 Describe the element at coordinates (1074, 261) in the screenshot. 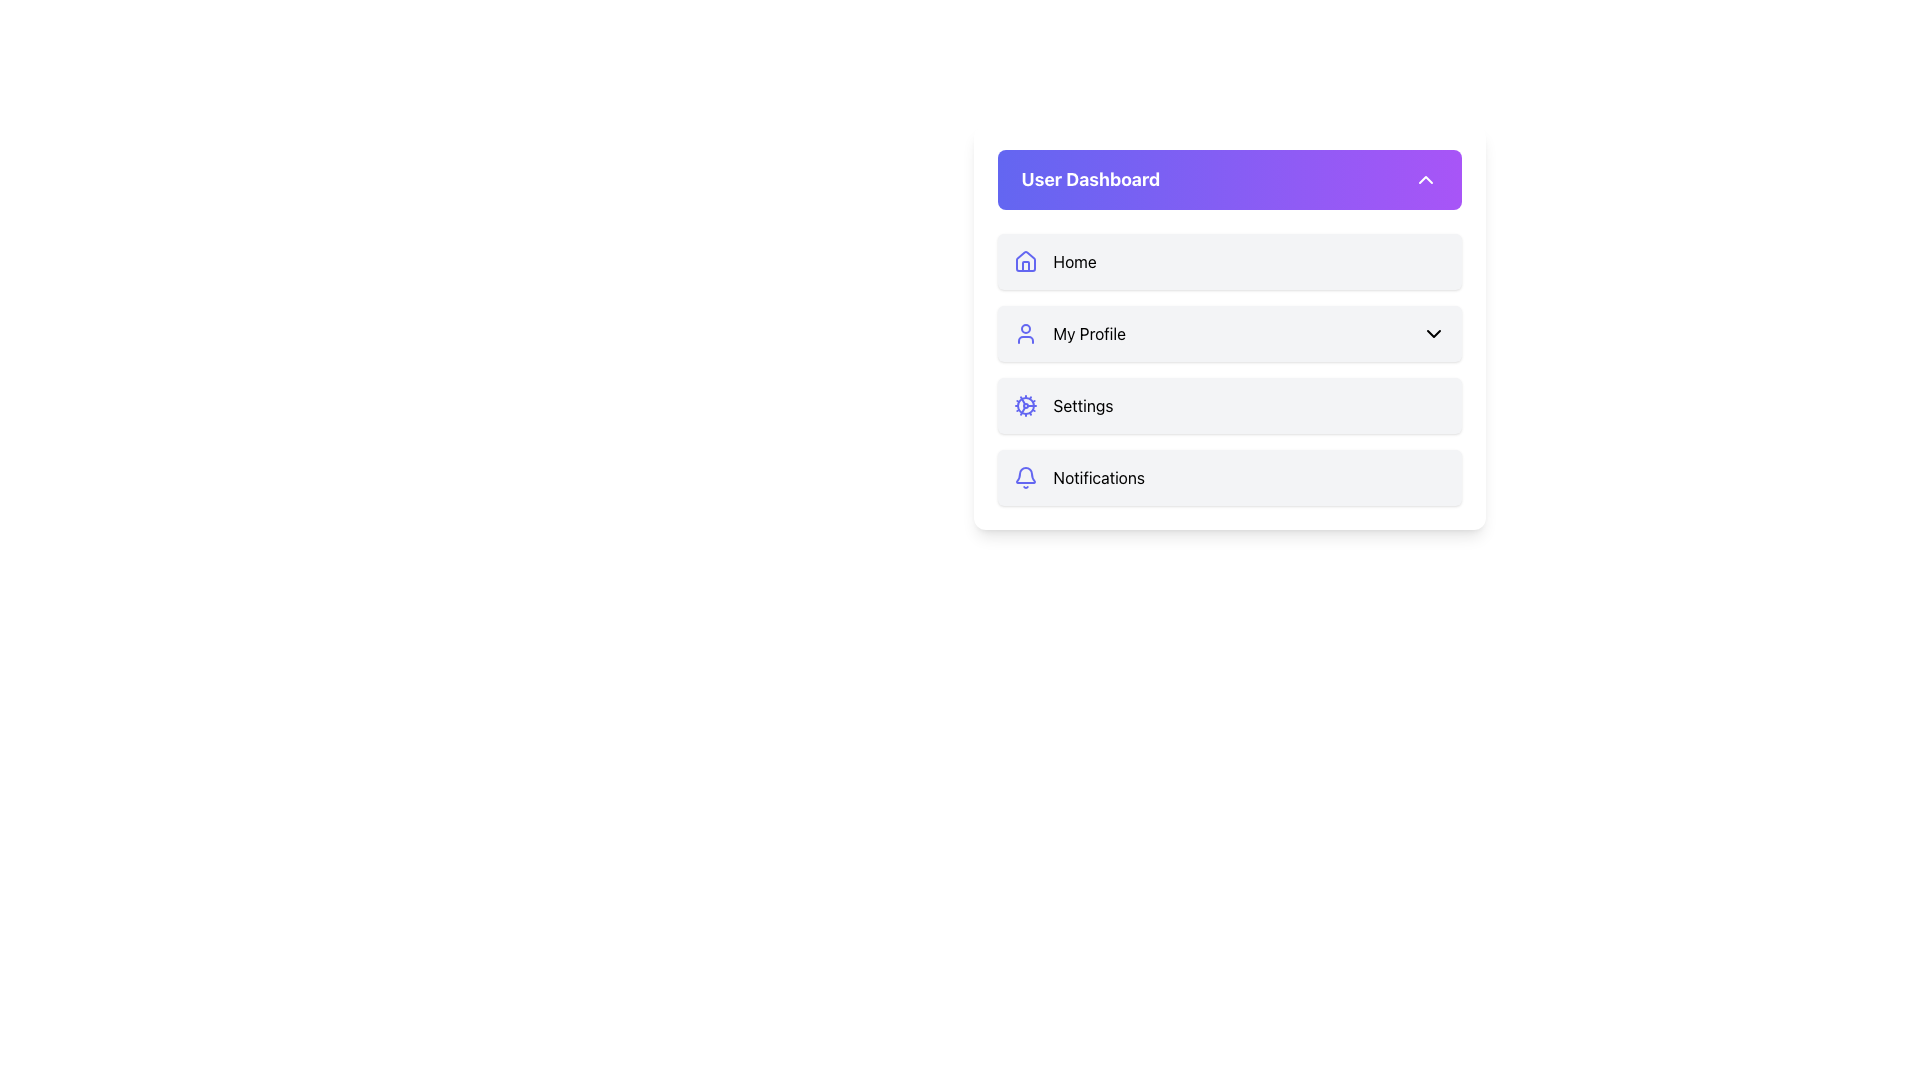

I see `the 'Home' text label, which is displayed in bold black text to the right of a blue house-shaped icon, to trigger the hover effects` at that location.